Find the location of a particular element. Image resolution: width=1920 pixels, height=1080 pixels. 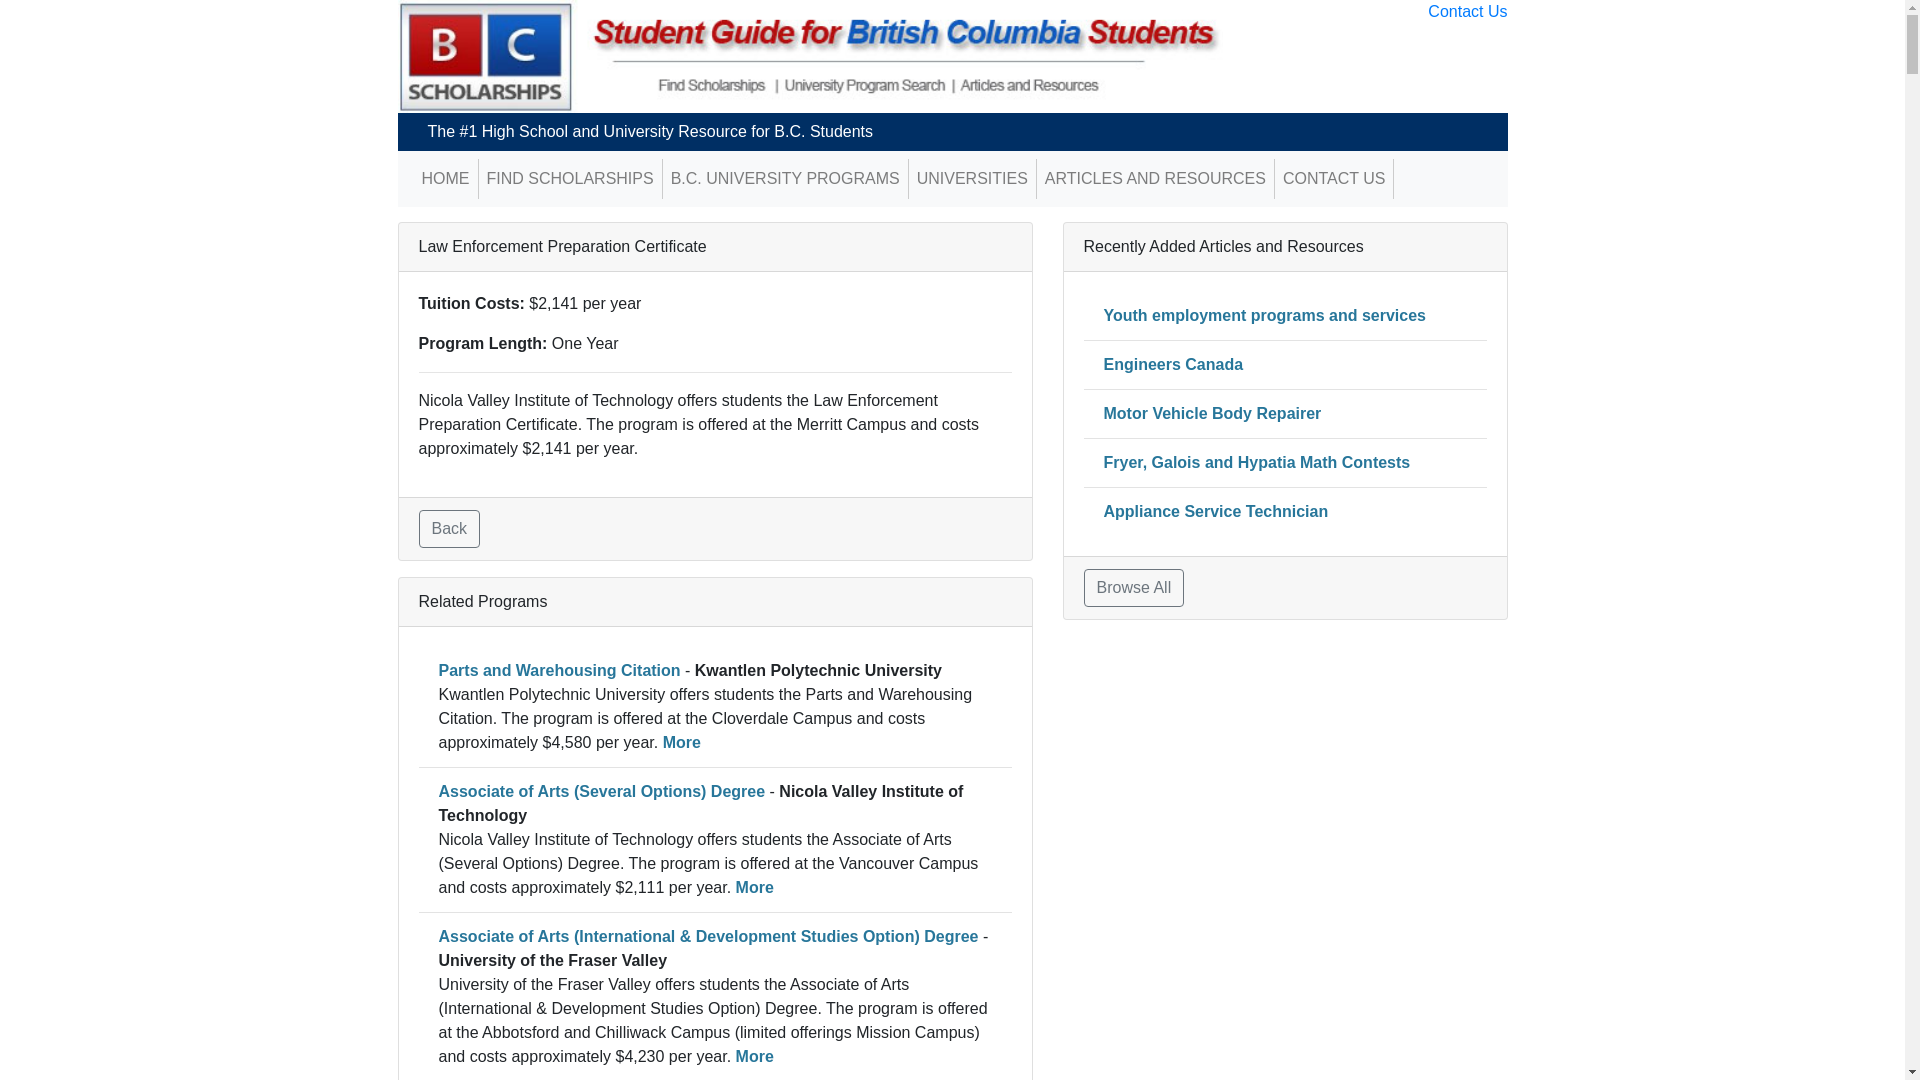

'Fryer, Galois and Hypatia Math Contests' is located at coordinates (1256, 462).